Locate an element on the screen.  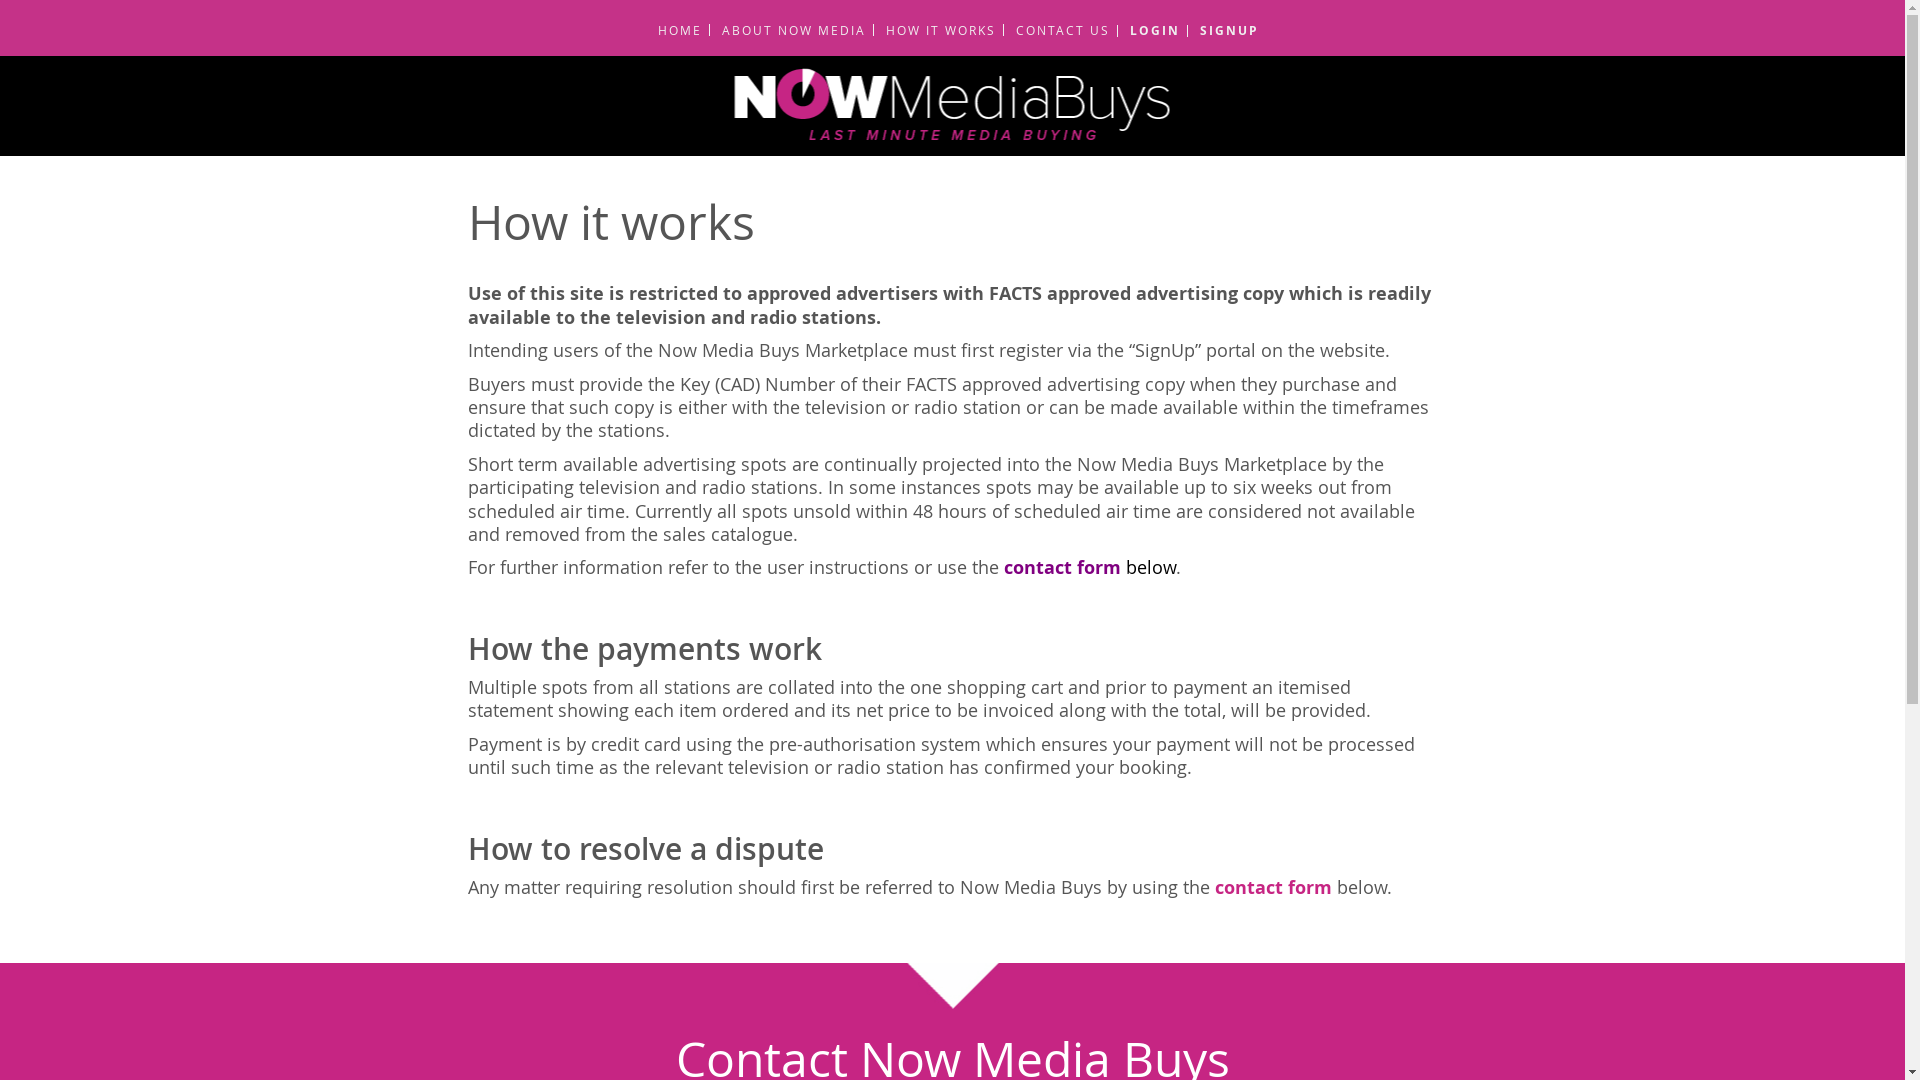
'SIGNUP' is located at coordinates (1222, 30).